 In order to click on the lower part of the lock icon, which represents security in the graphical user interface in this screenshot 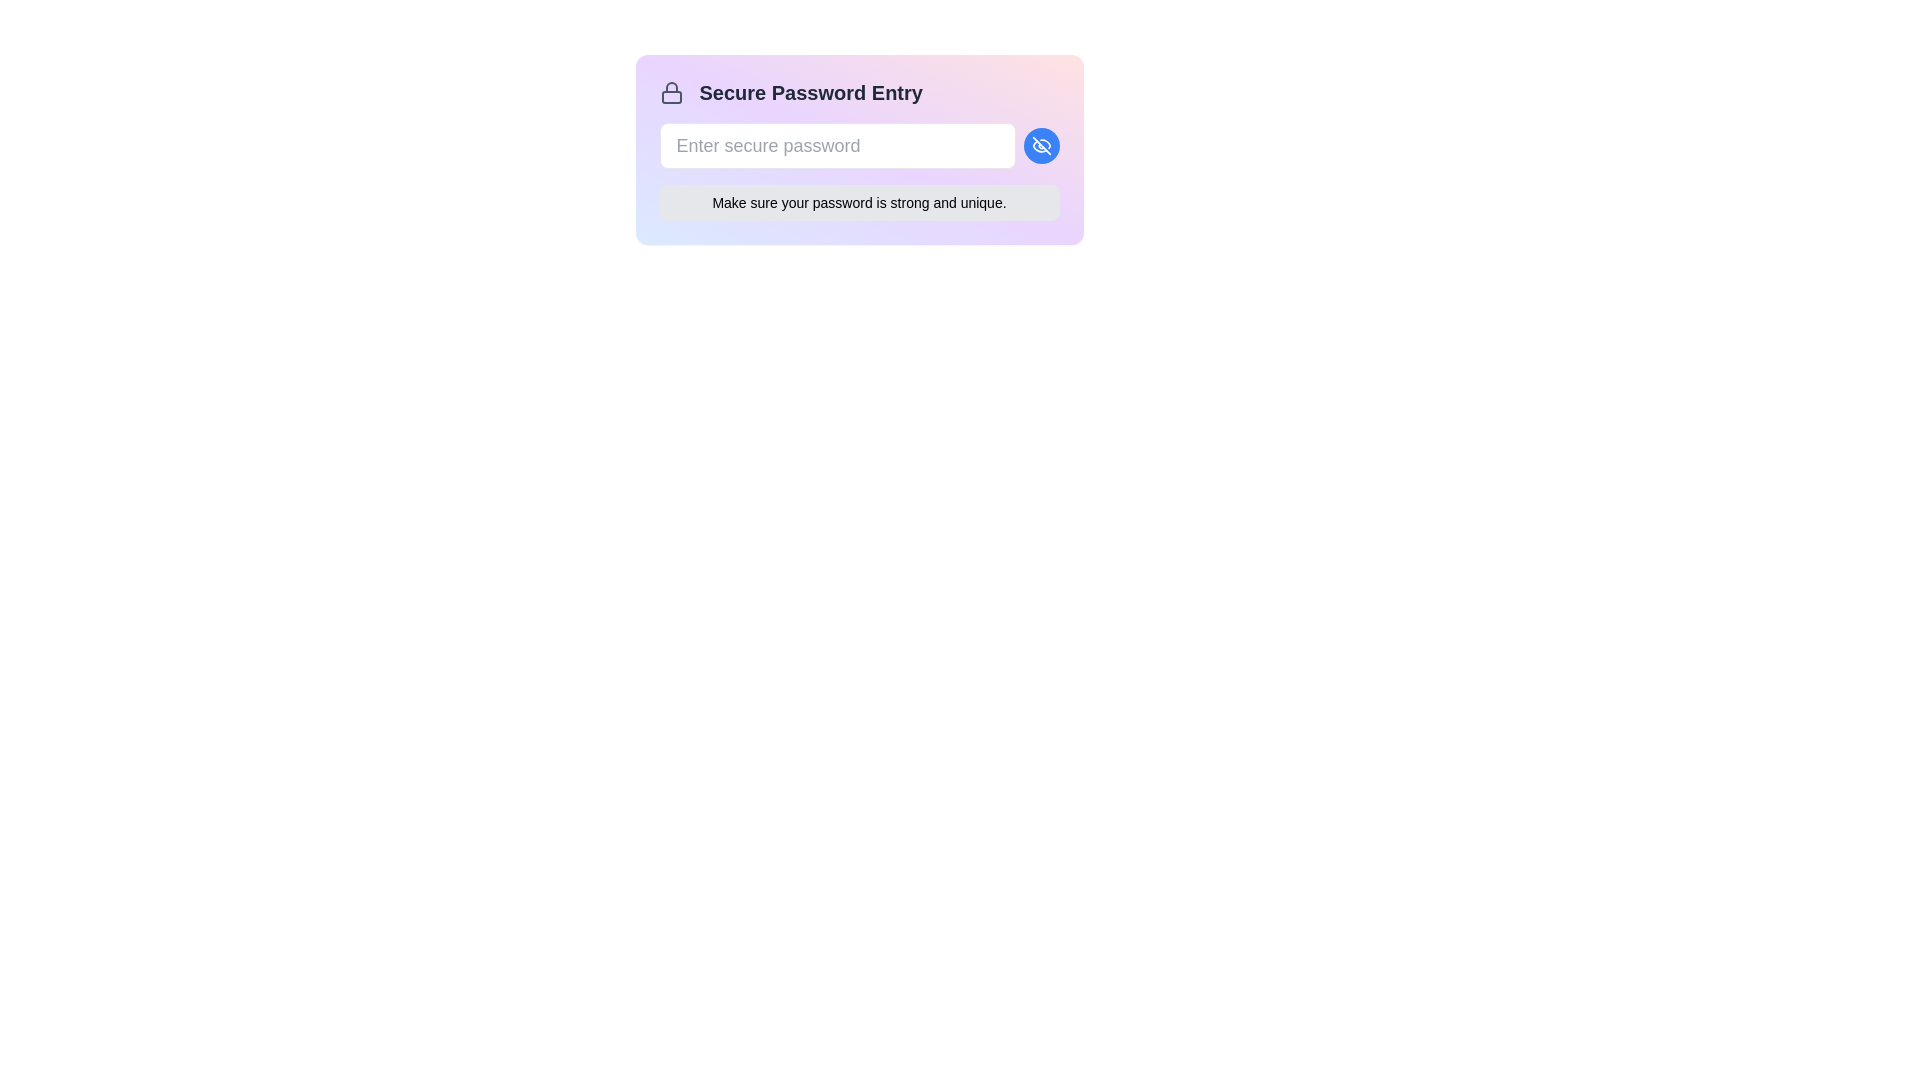, I will do `click(671, 97)`.